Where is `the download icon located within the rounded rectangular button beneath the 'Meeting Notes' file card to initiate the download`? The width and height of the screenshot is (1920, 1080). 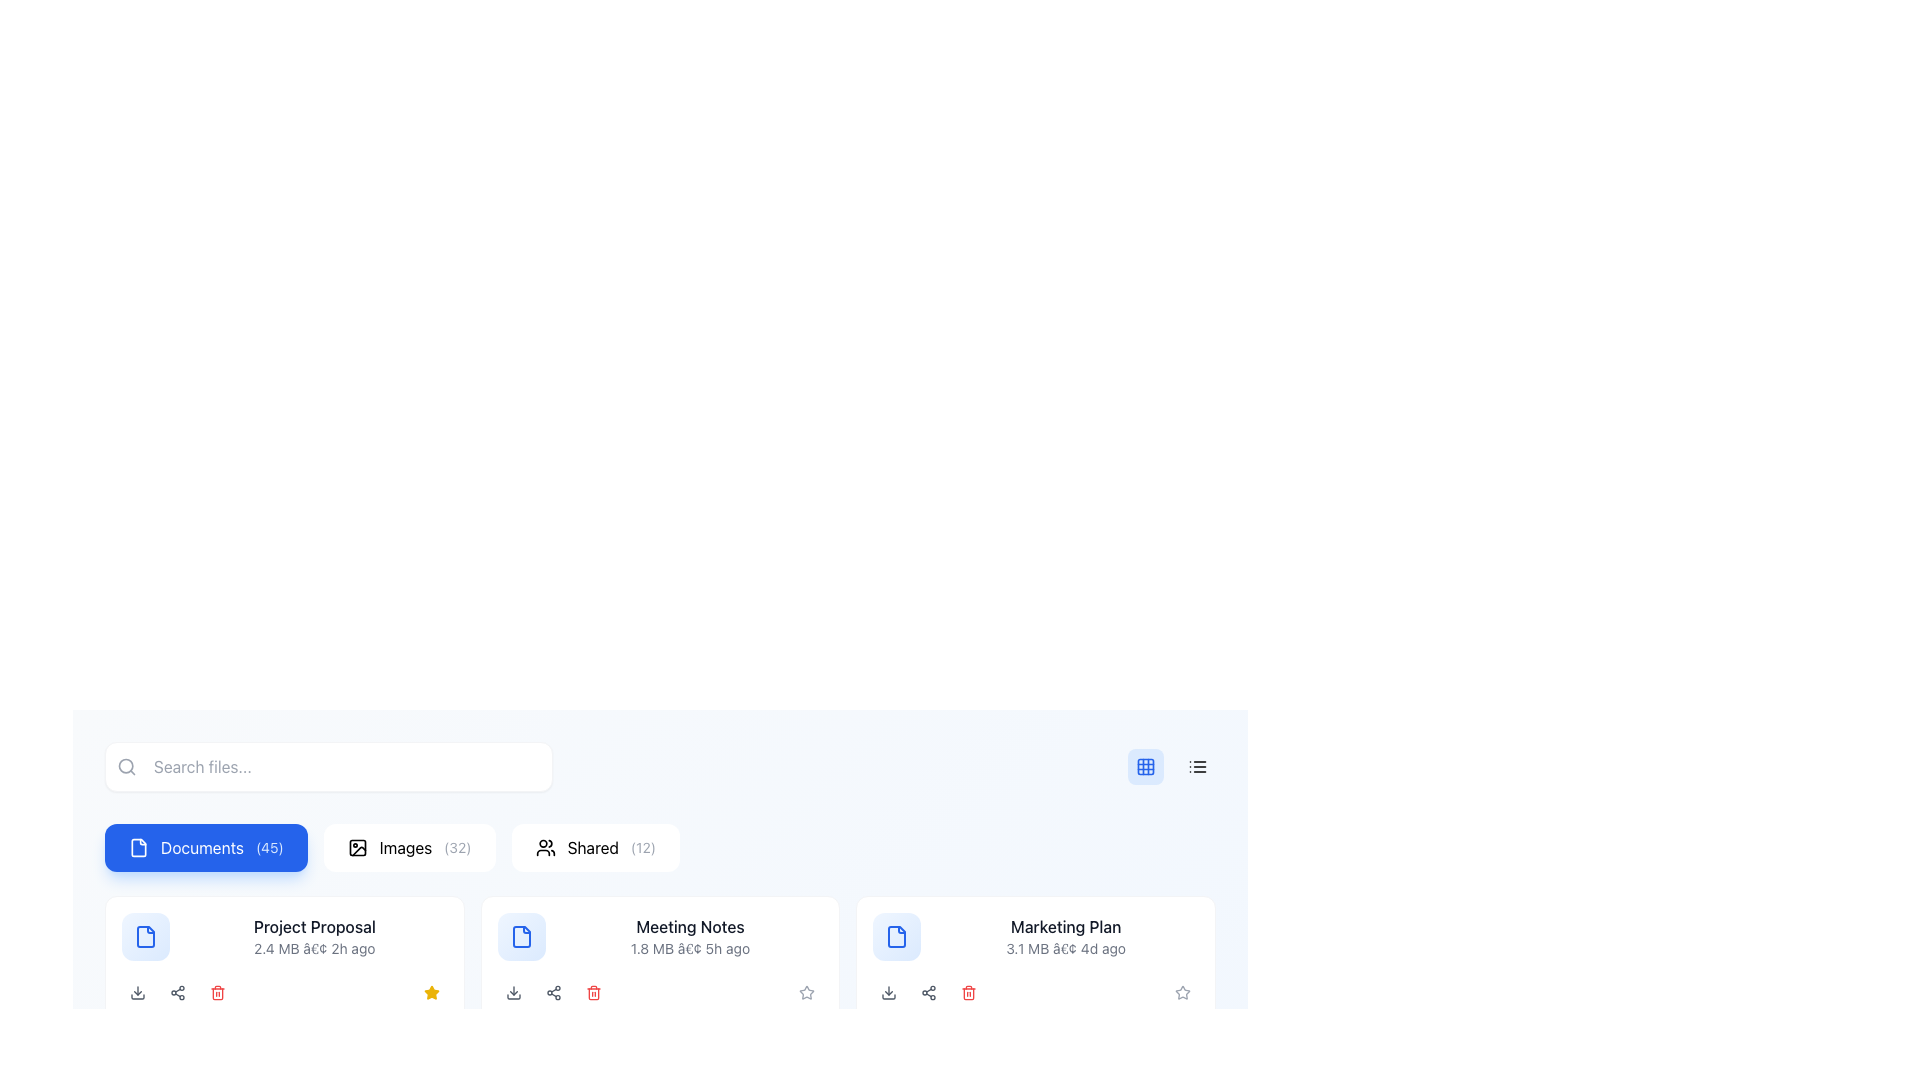
the download icon located within the rounded rectangular button beneath the 'Meeting Notes' file card to initiate the download is located at coordinates (513, 992).